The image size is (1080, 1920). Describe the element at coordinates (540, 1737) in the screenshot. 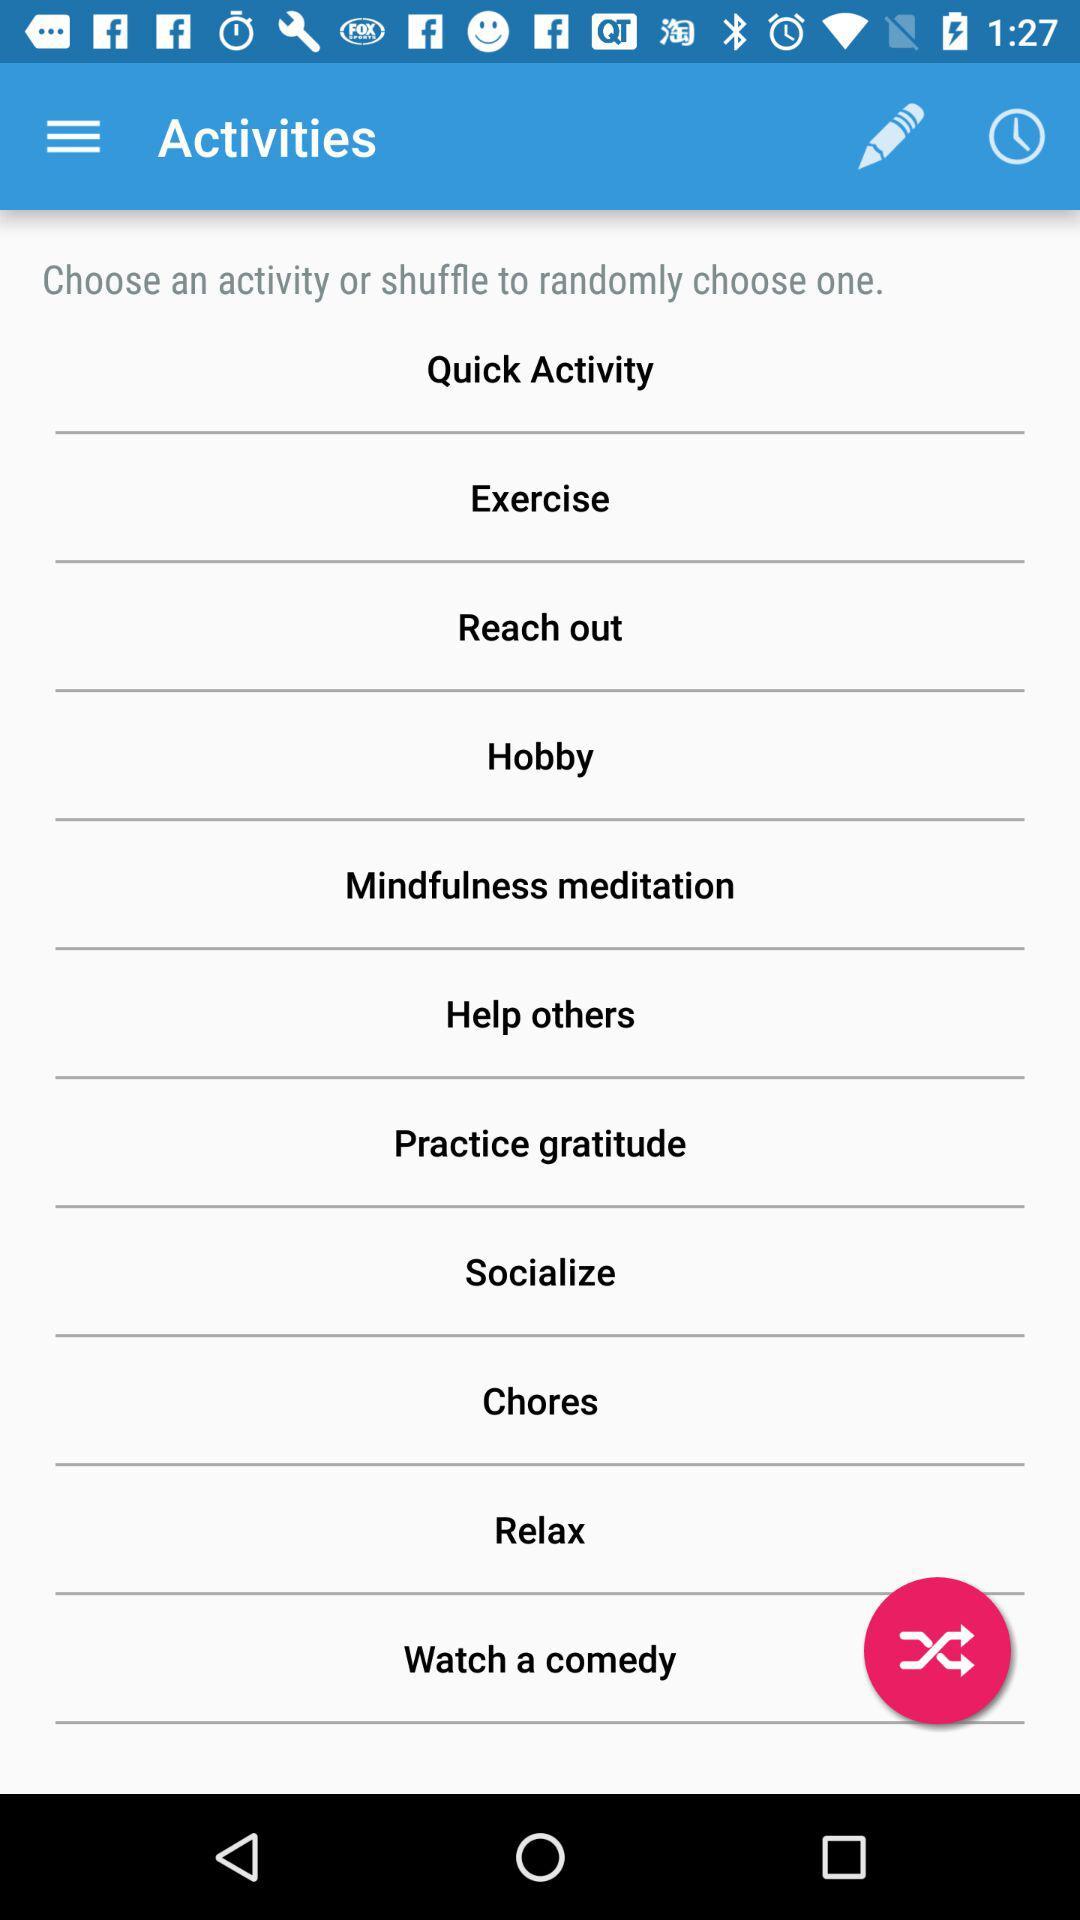

I see `the read a book icon` at that location.